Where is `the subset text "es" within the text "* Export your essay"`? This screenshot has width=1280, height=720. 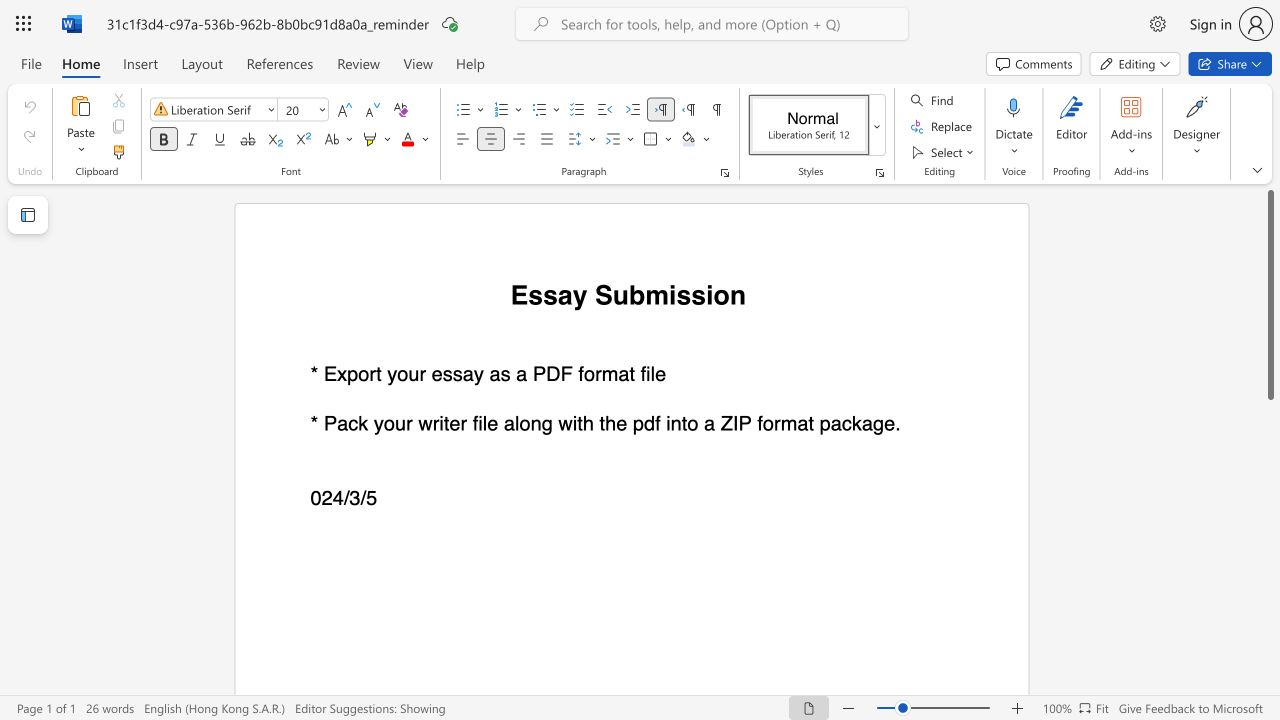 the subset text "es" within the text "* Export your essay" is located at coordinates (430, 374).